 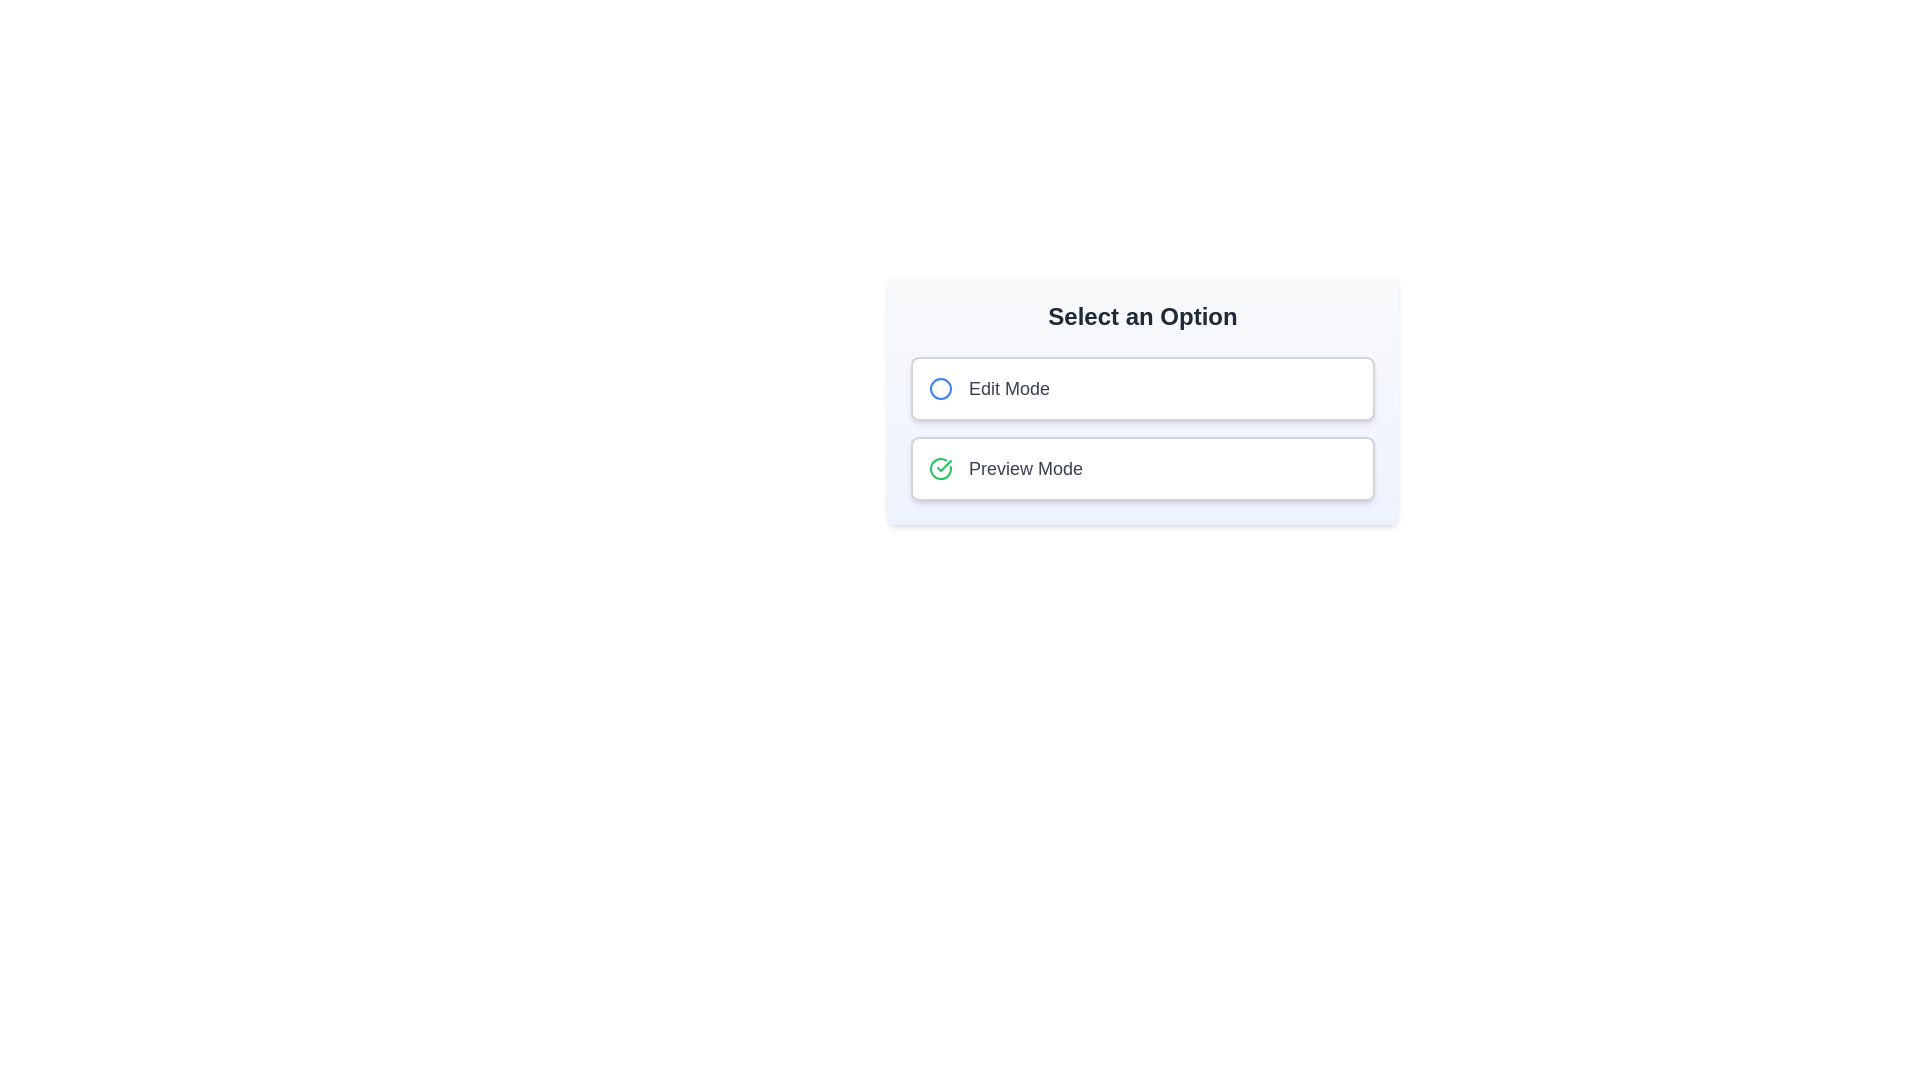 I want to click on the 'Preview Mode' button, which is the second button in a vertically stacked group of two options, so click(x=1142, y=469).